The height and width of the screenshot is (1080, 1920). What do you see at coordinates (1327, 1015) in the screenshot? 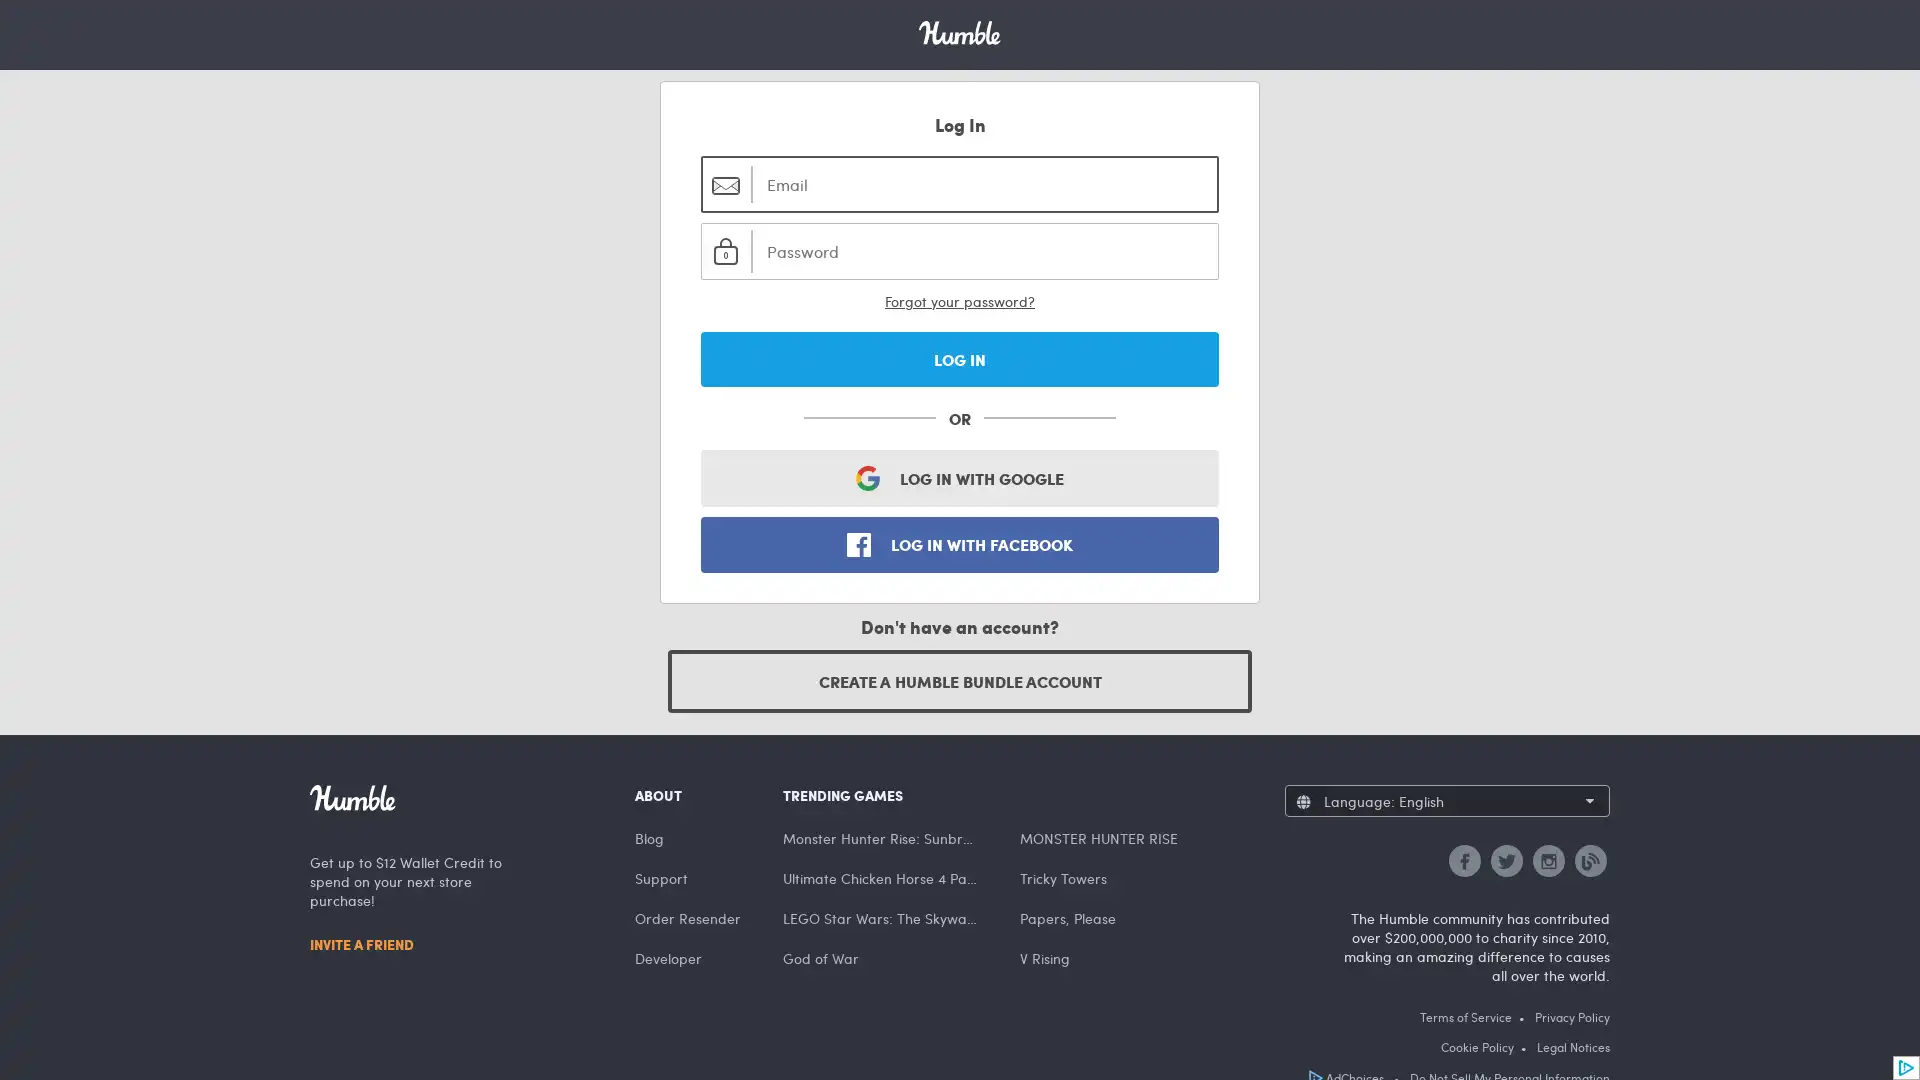
I see `Espanol` at bounding box center [1327, 1015].